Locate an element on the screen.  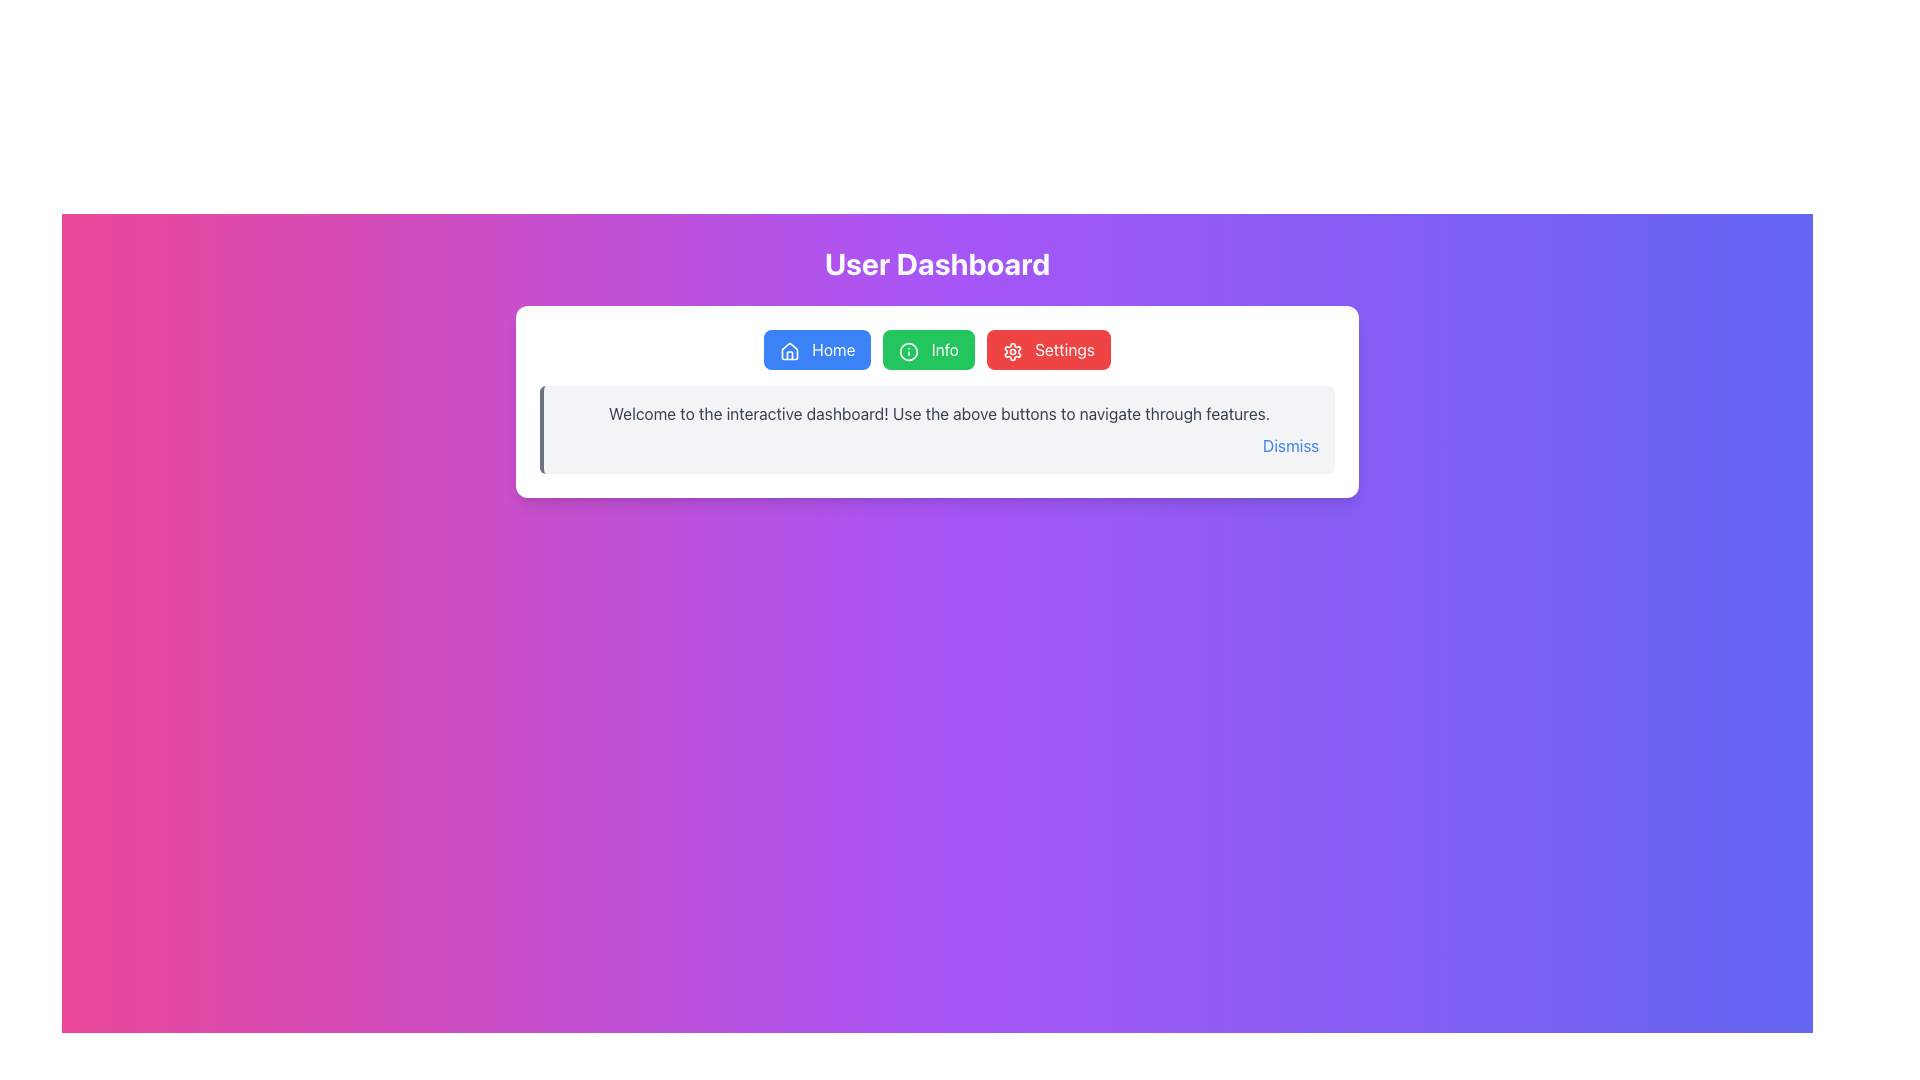
the 'Home' button with a blue background and white text is located at coordinates (817, 349).